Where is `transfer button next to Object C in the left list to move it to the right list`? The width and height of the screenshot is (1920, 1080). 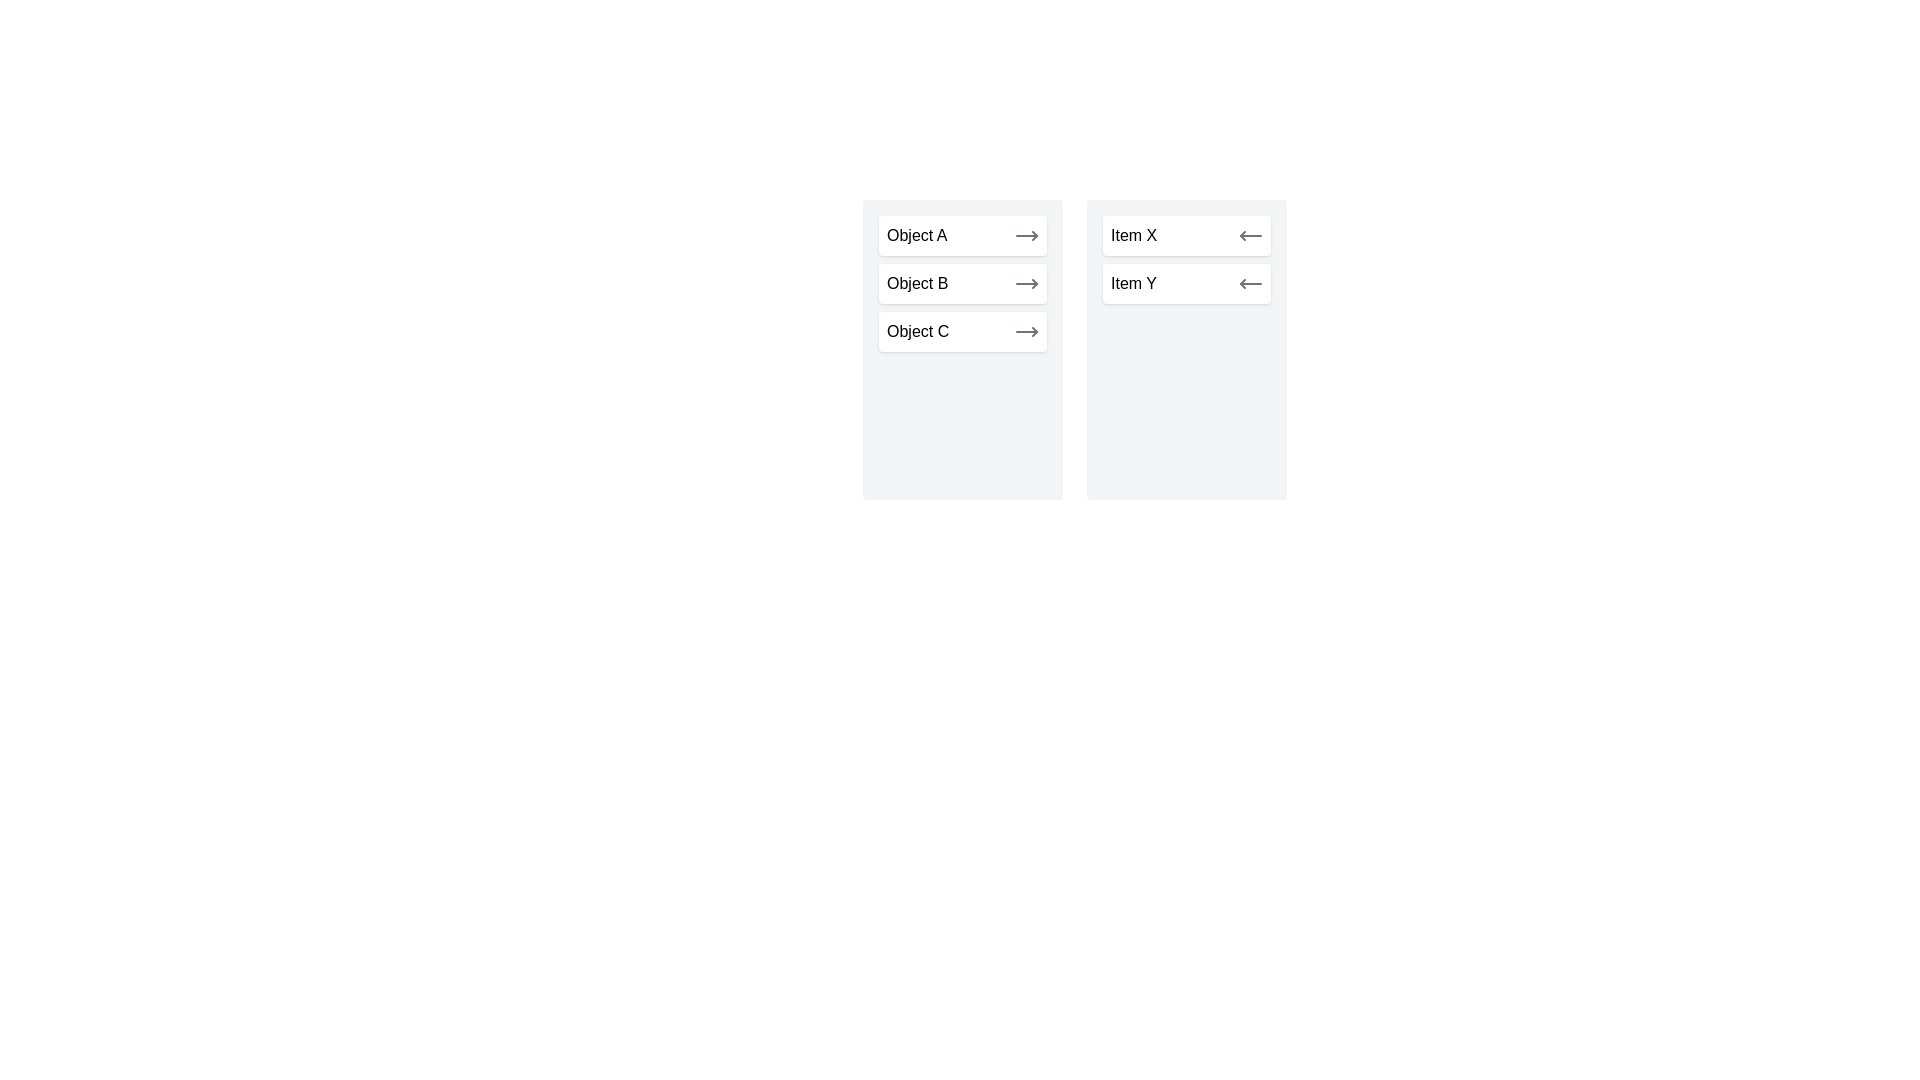
transfer button next to Object C in the left list to move it to the right list is located at coordinates (1027, 330).